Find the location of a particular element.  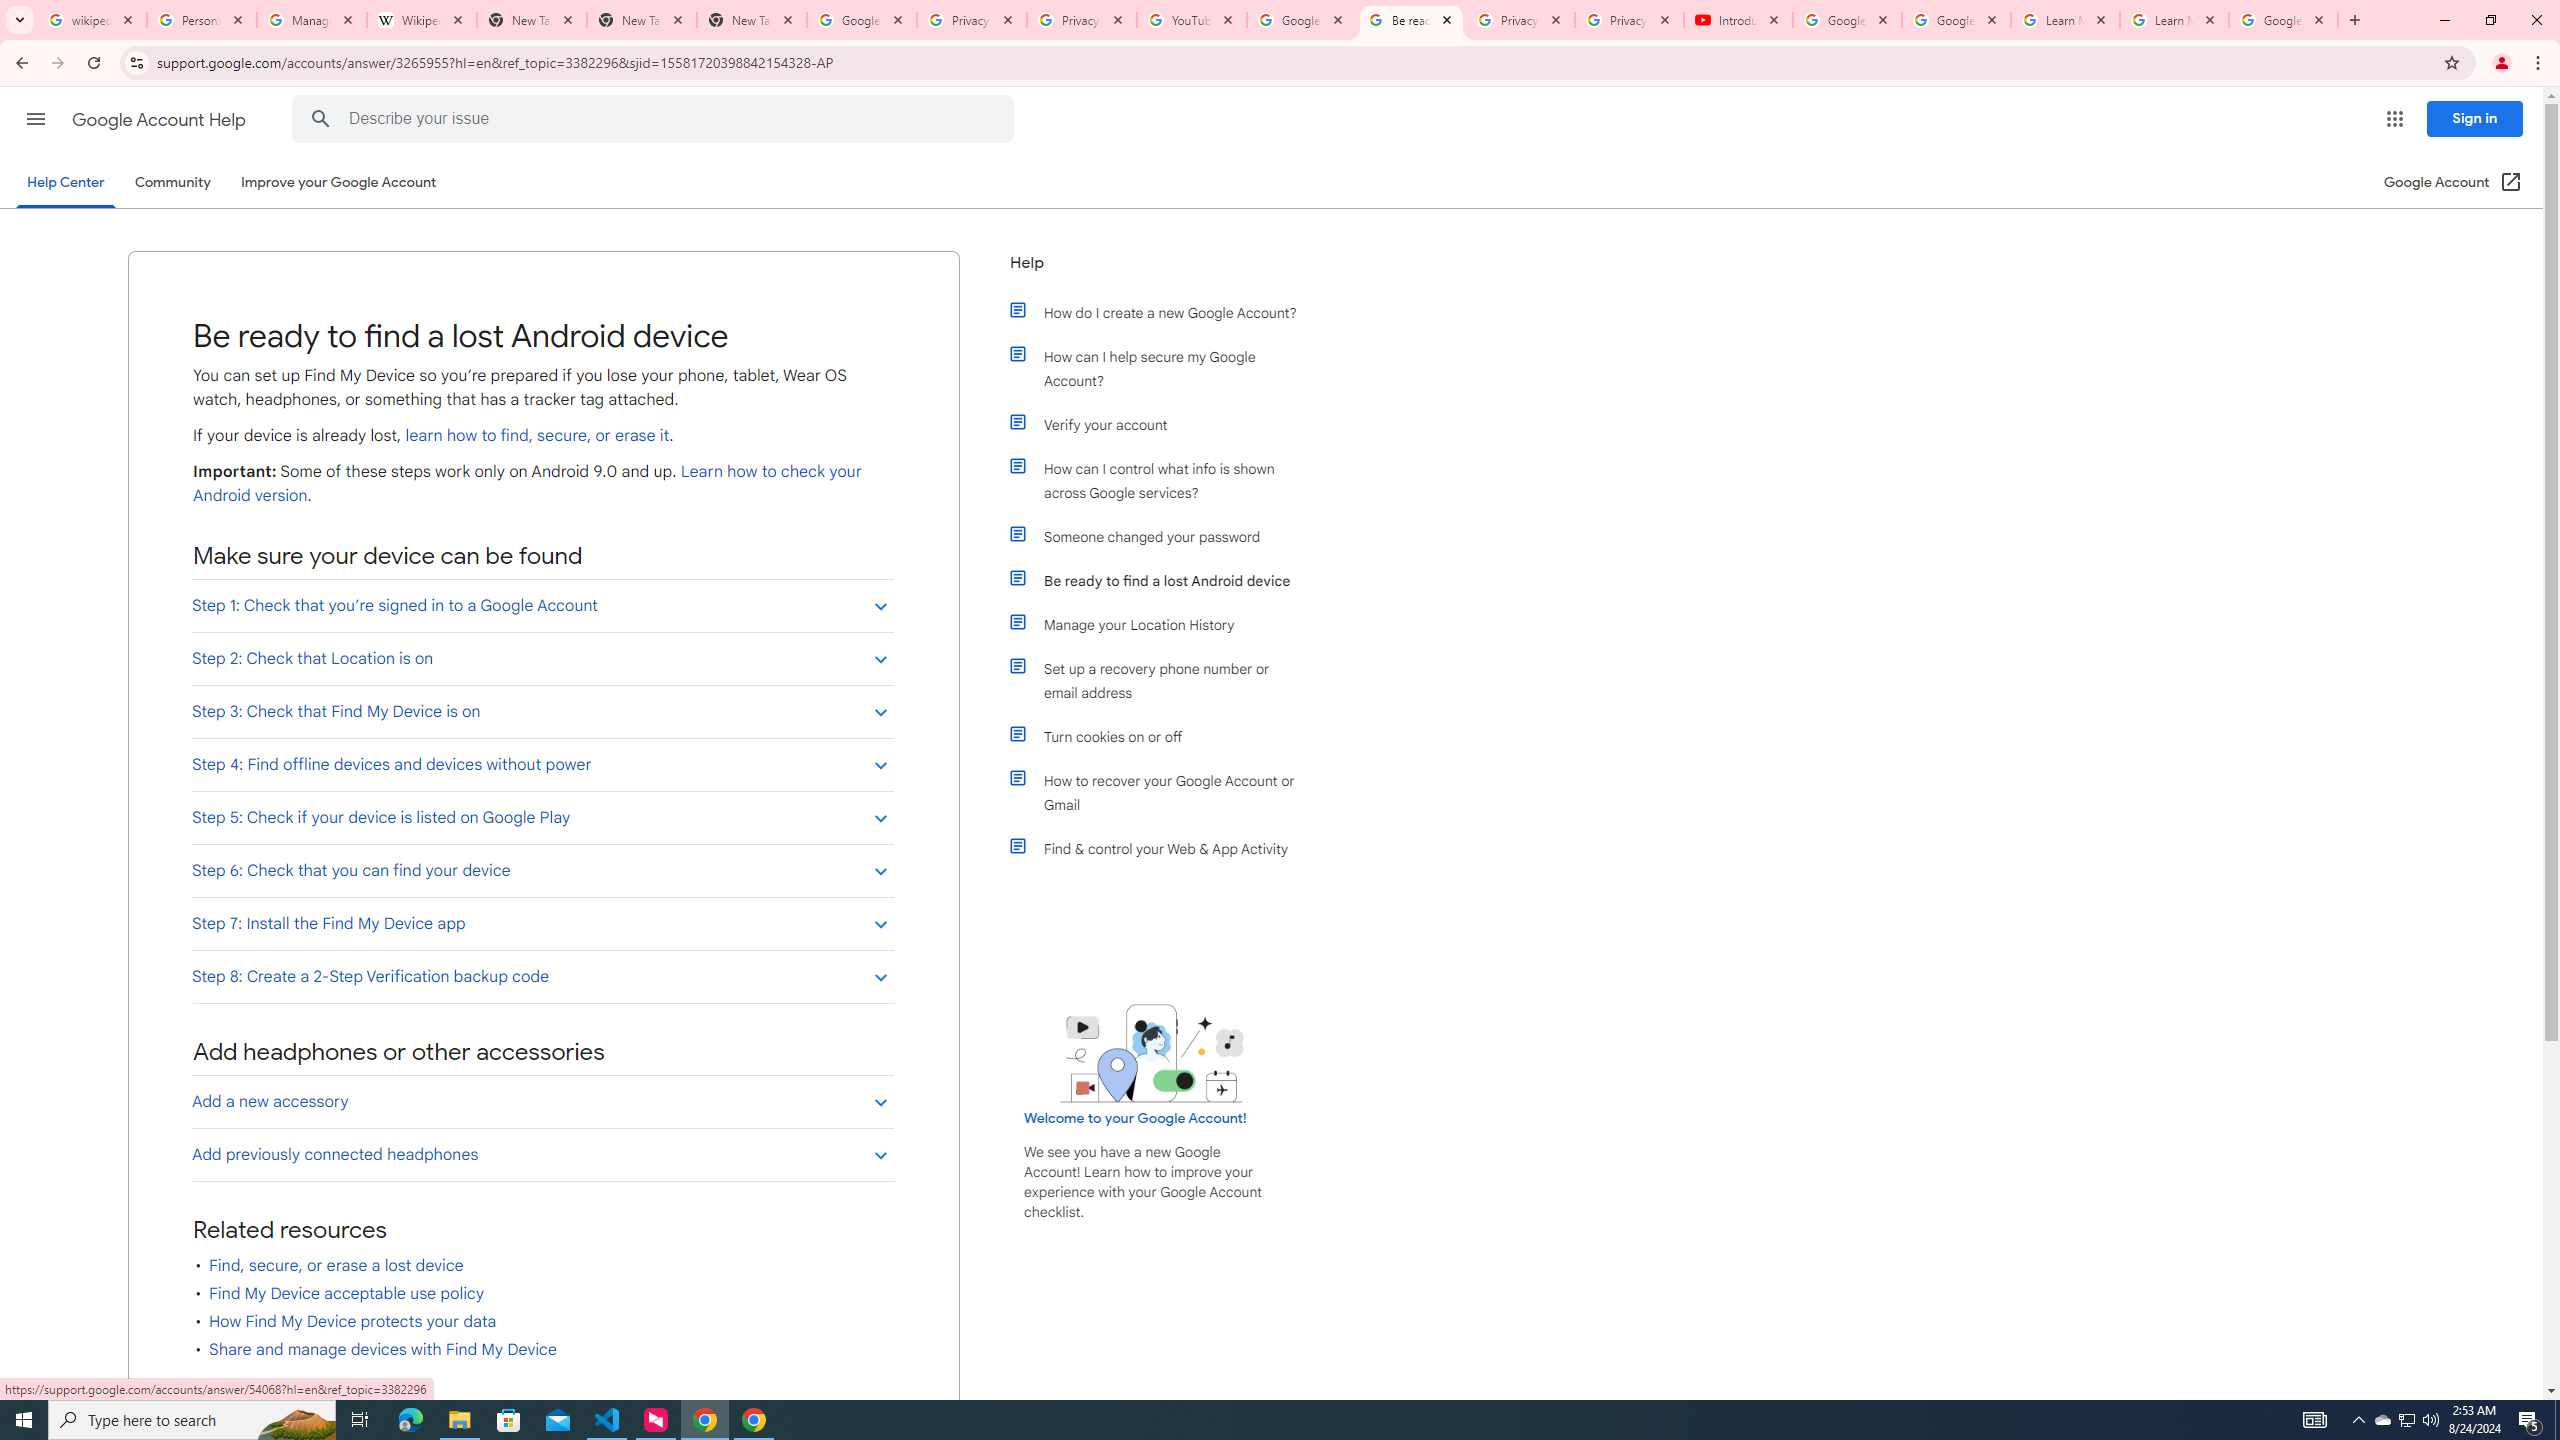

'Google Account Help' is located at coordinates (160, 119).